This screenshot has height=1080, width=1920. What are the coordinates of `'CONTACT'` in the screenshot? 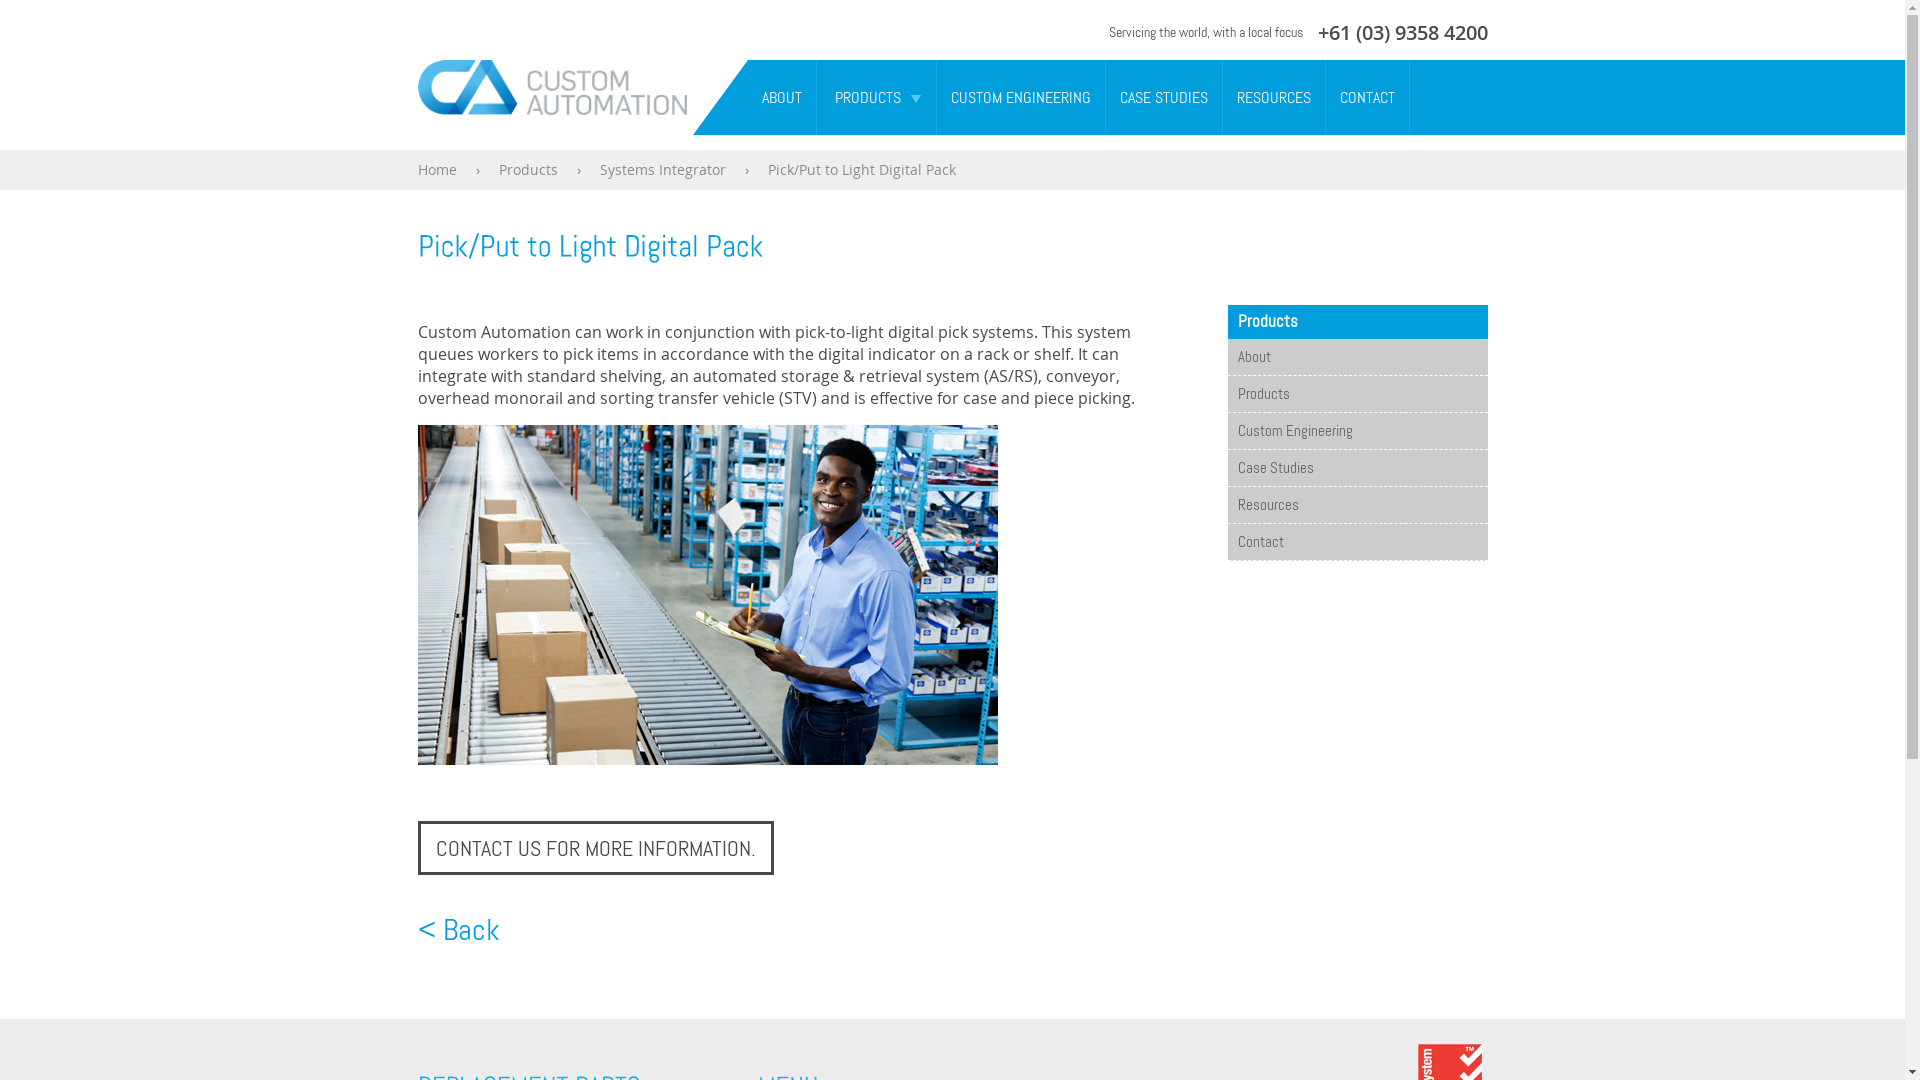 It's located at (1366, 97).